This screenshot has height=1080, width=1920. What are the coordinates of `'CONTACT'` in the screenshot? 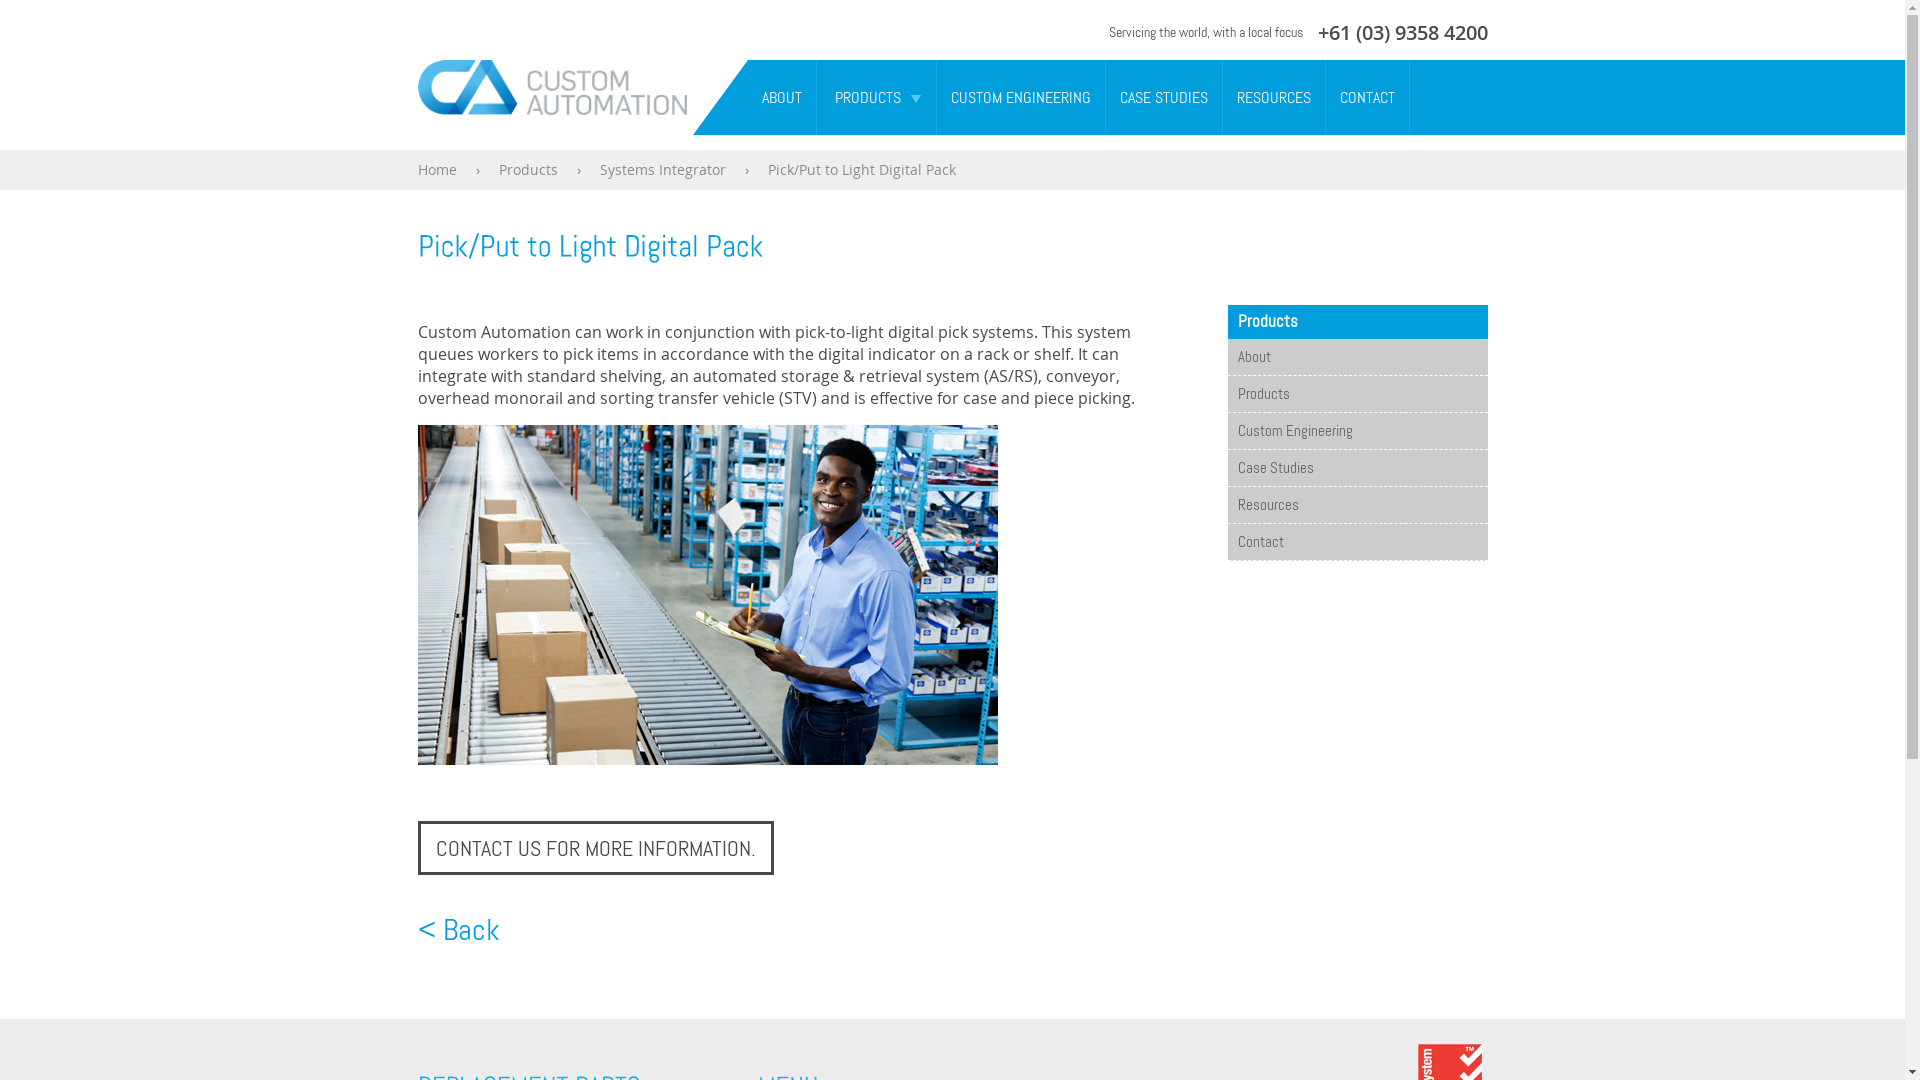 It's located at (1366, 97).